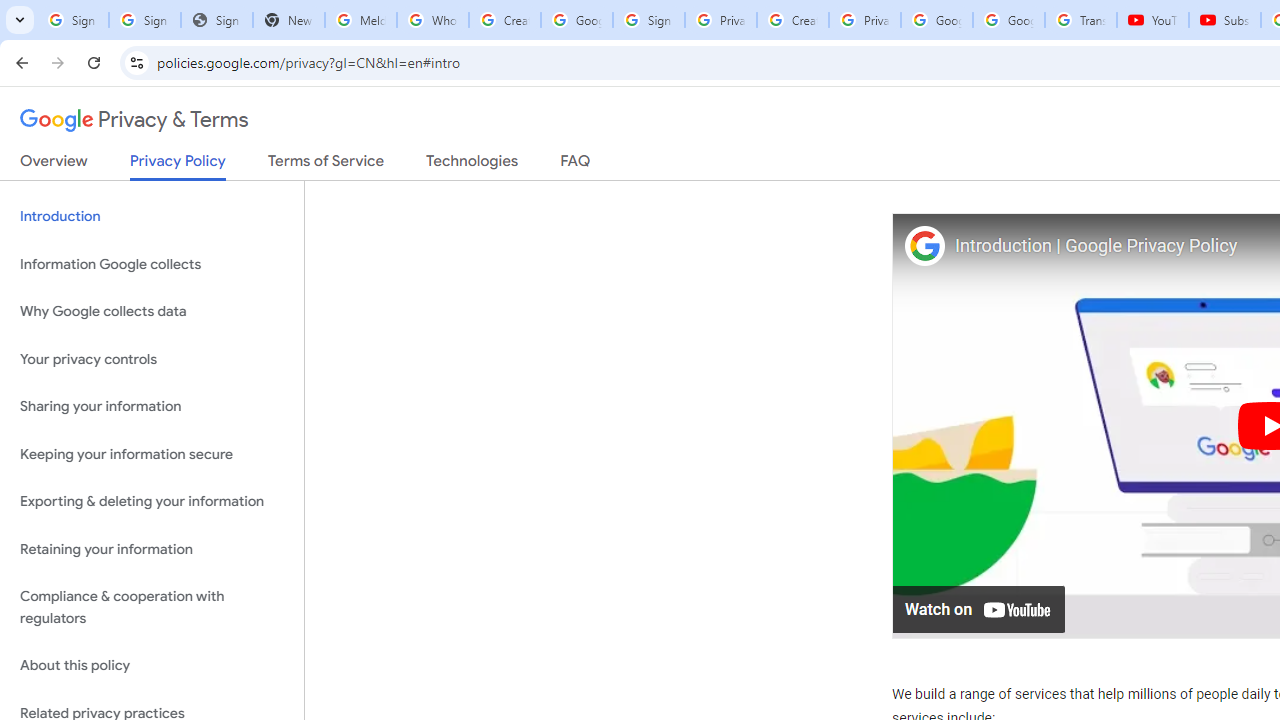 The width and height of the screenshot is (1280, 720). What do you see at coordinates (151, 454) in the screenshot?
I see `'Keeping your information secure'` at bounding box center [151, 454].